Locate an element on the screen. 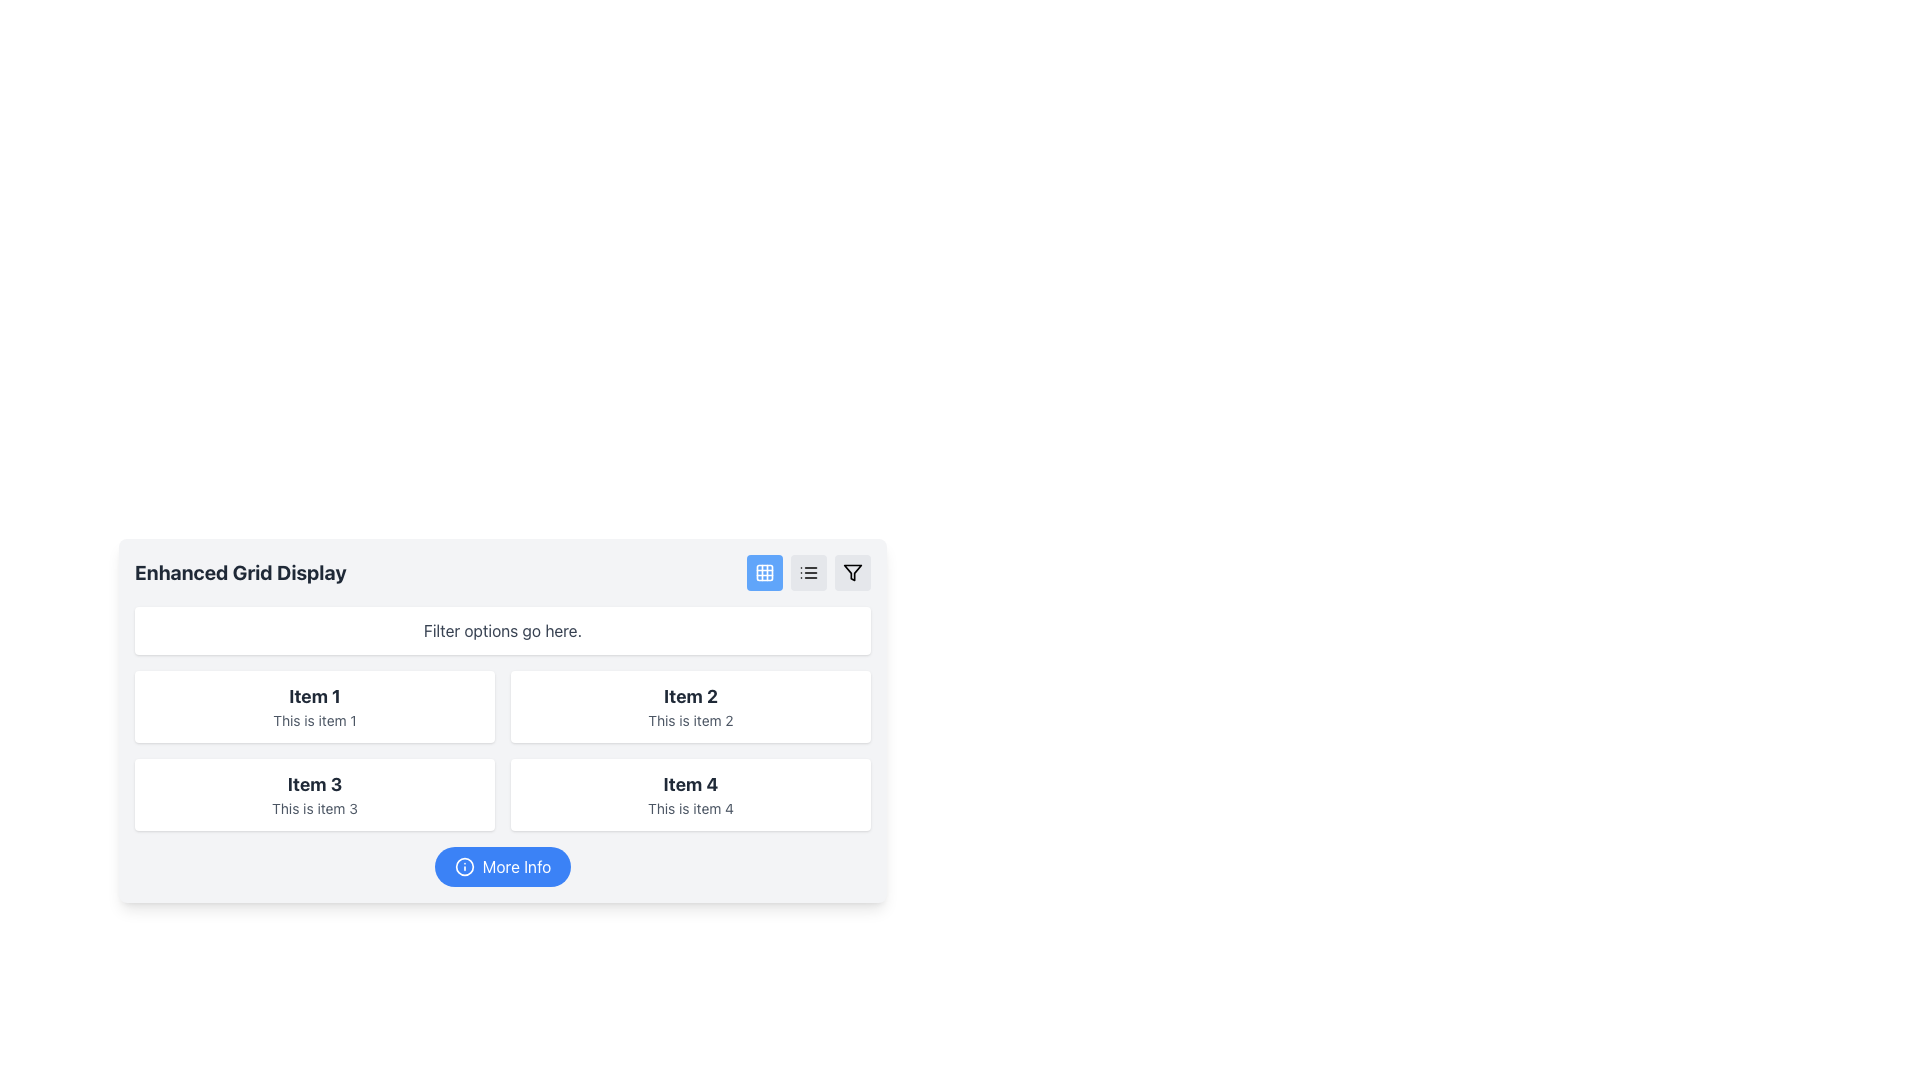 This screenshot has height=1080, width=1920. the filter button located at the far right of a row of three buttons, featuring a funnel icon on a light gray background with rounded corners is located at coordinates (853, 573).